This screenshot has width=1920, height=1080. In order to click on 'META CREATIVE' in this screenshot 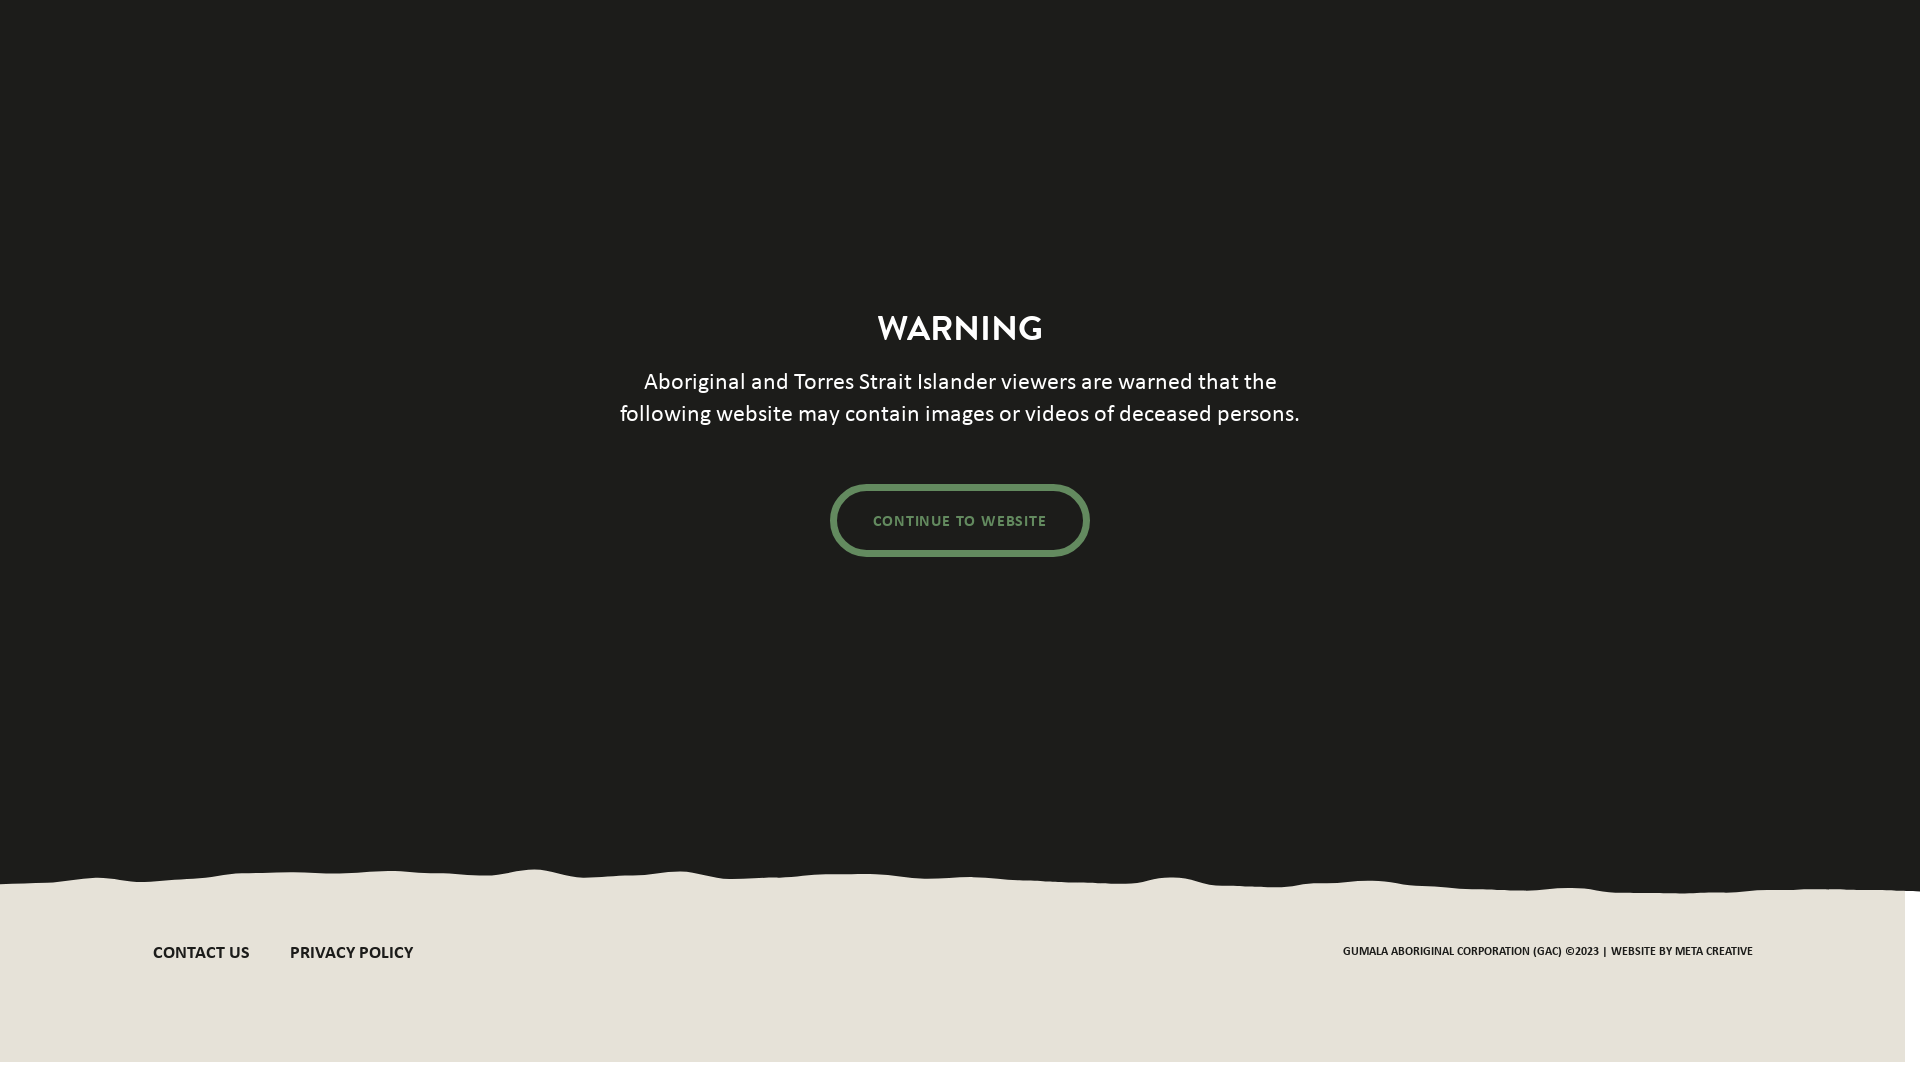, I will do `click(1712, 949)`.